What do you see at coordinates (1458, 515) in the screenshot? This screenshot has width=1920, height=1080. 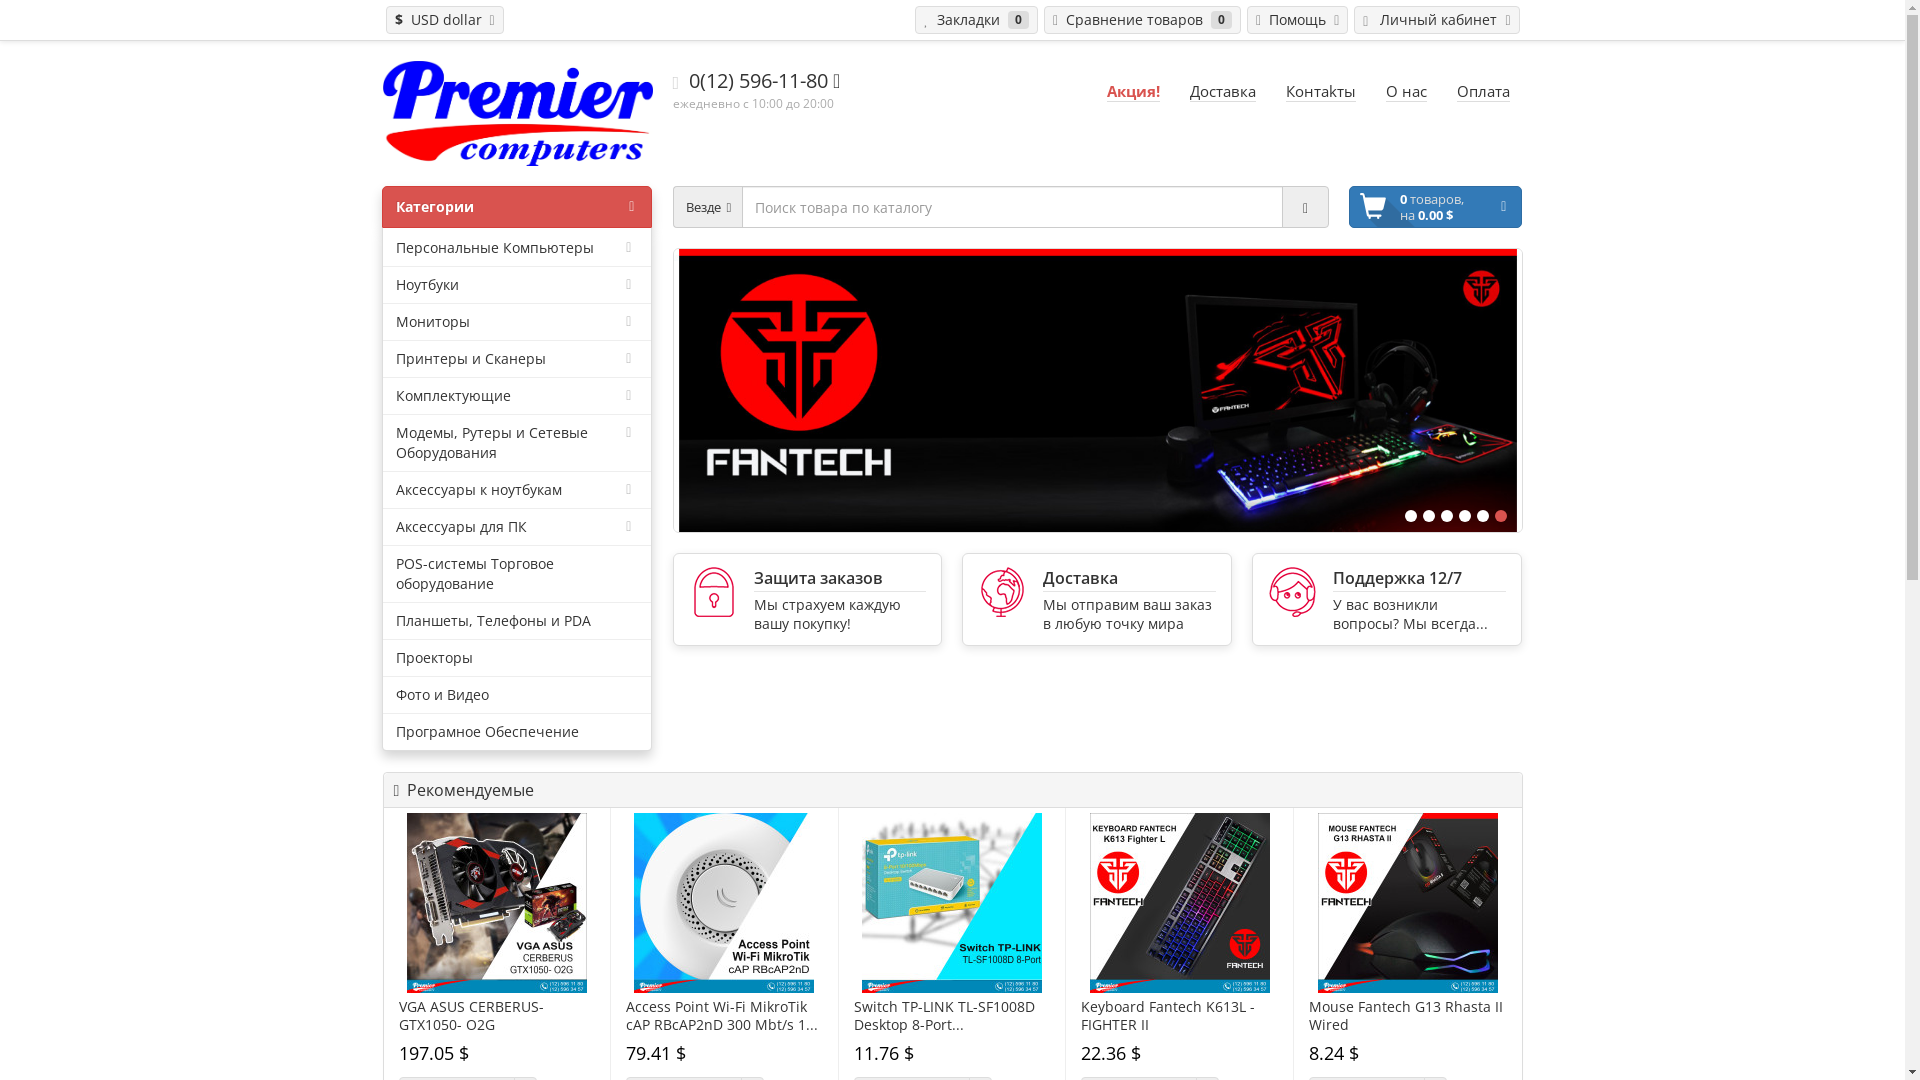 I see `'4'` at bounding box center [1458, 515].